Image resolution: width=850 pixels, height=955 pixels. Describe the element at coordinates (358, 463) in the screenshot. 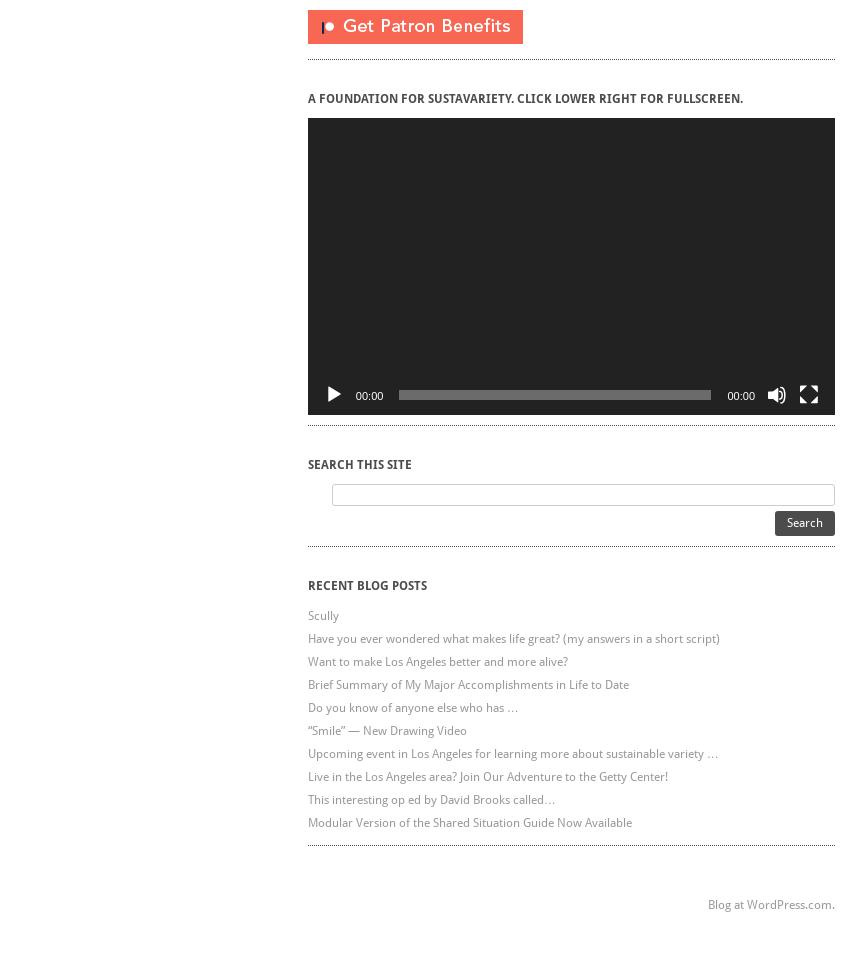

I see `'Search This Site'` at that location.